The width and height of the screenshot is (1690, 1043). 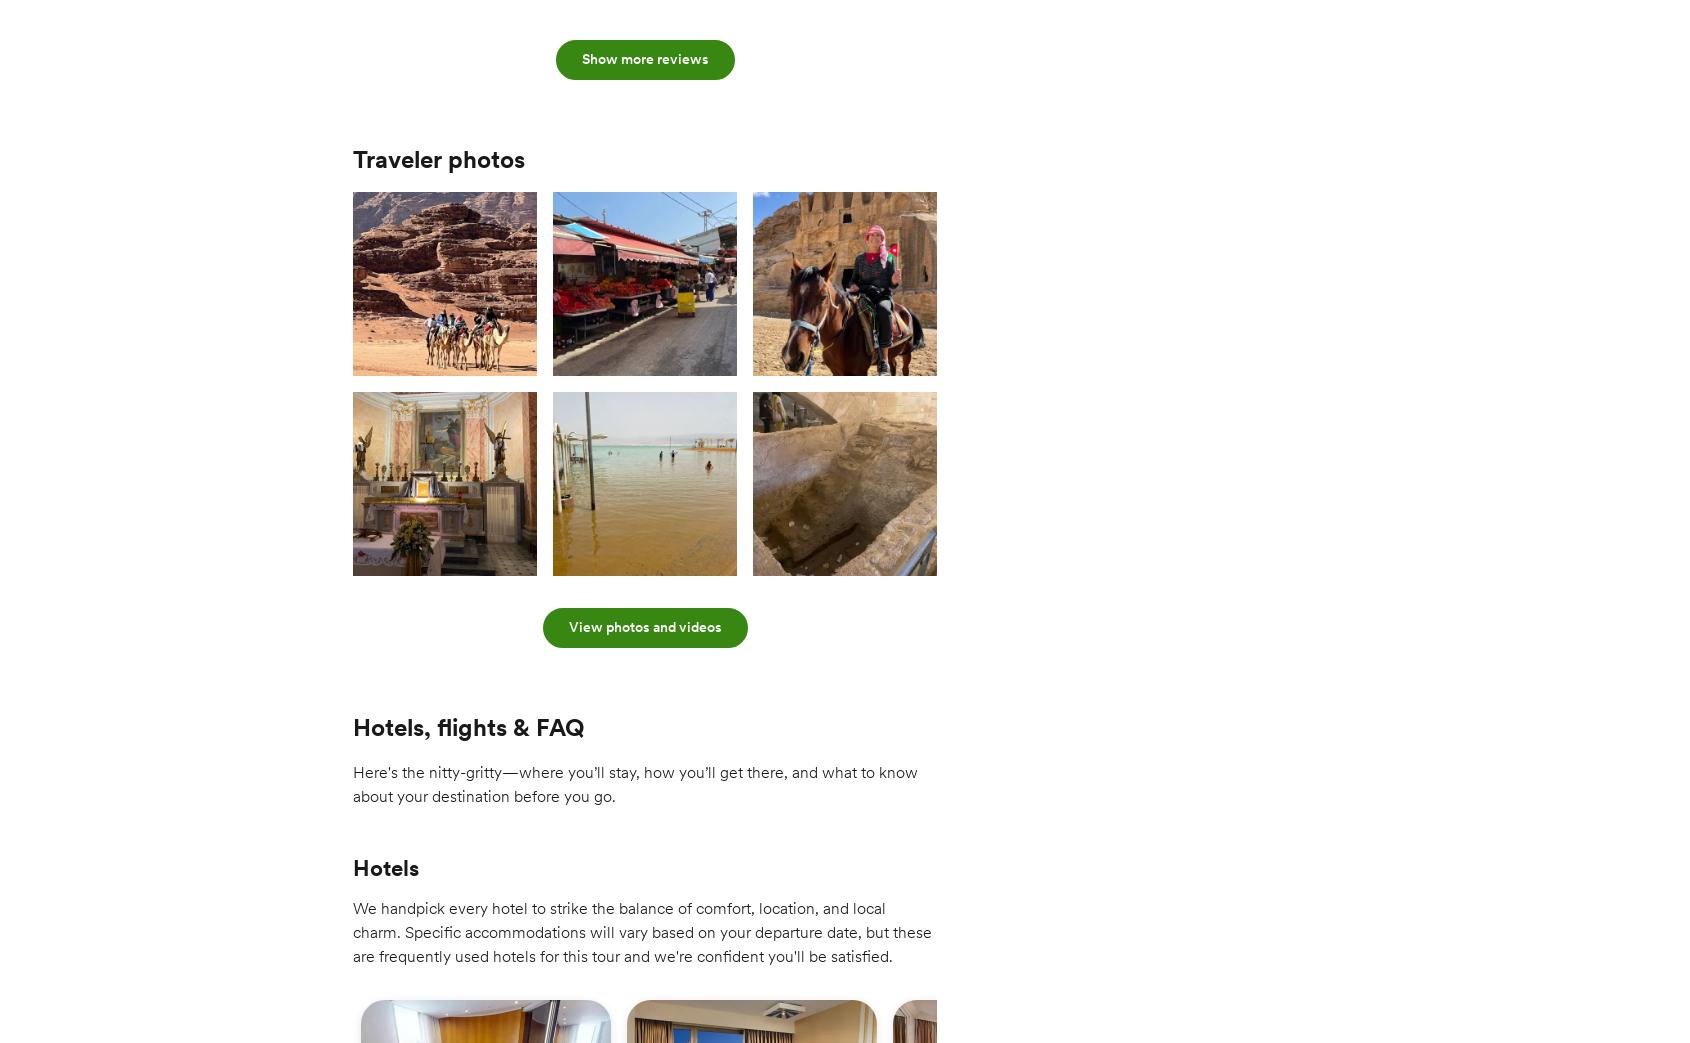 What do you see at coordinates (1040, 9) in the screenshot?
I see `'May 19'` at bounding box center [1040, 9].